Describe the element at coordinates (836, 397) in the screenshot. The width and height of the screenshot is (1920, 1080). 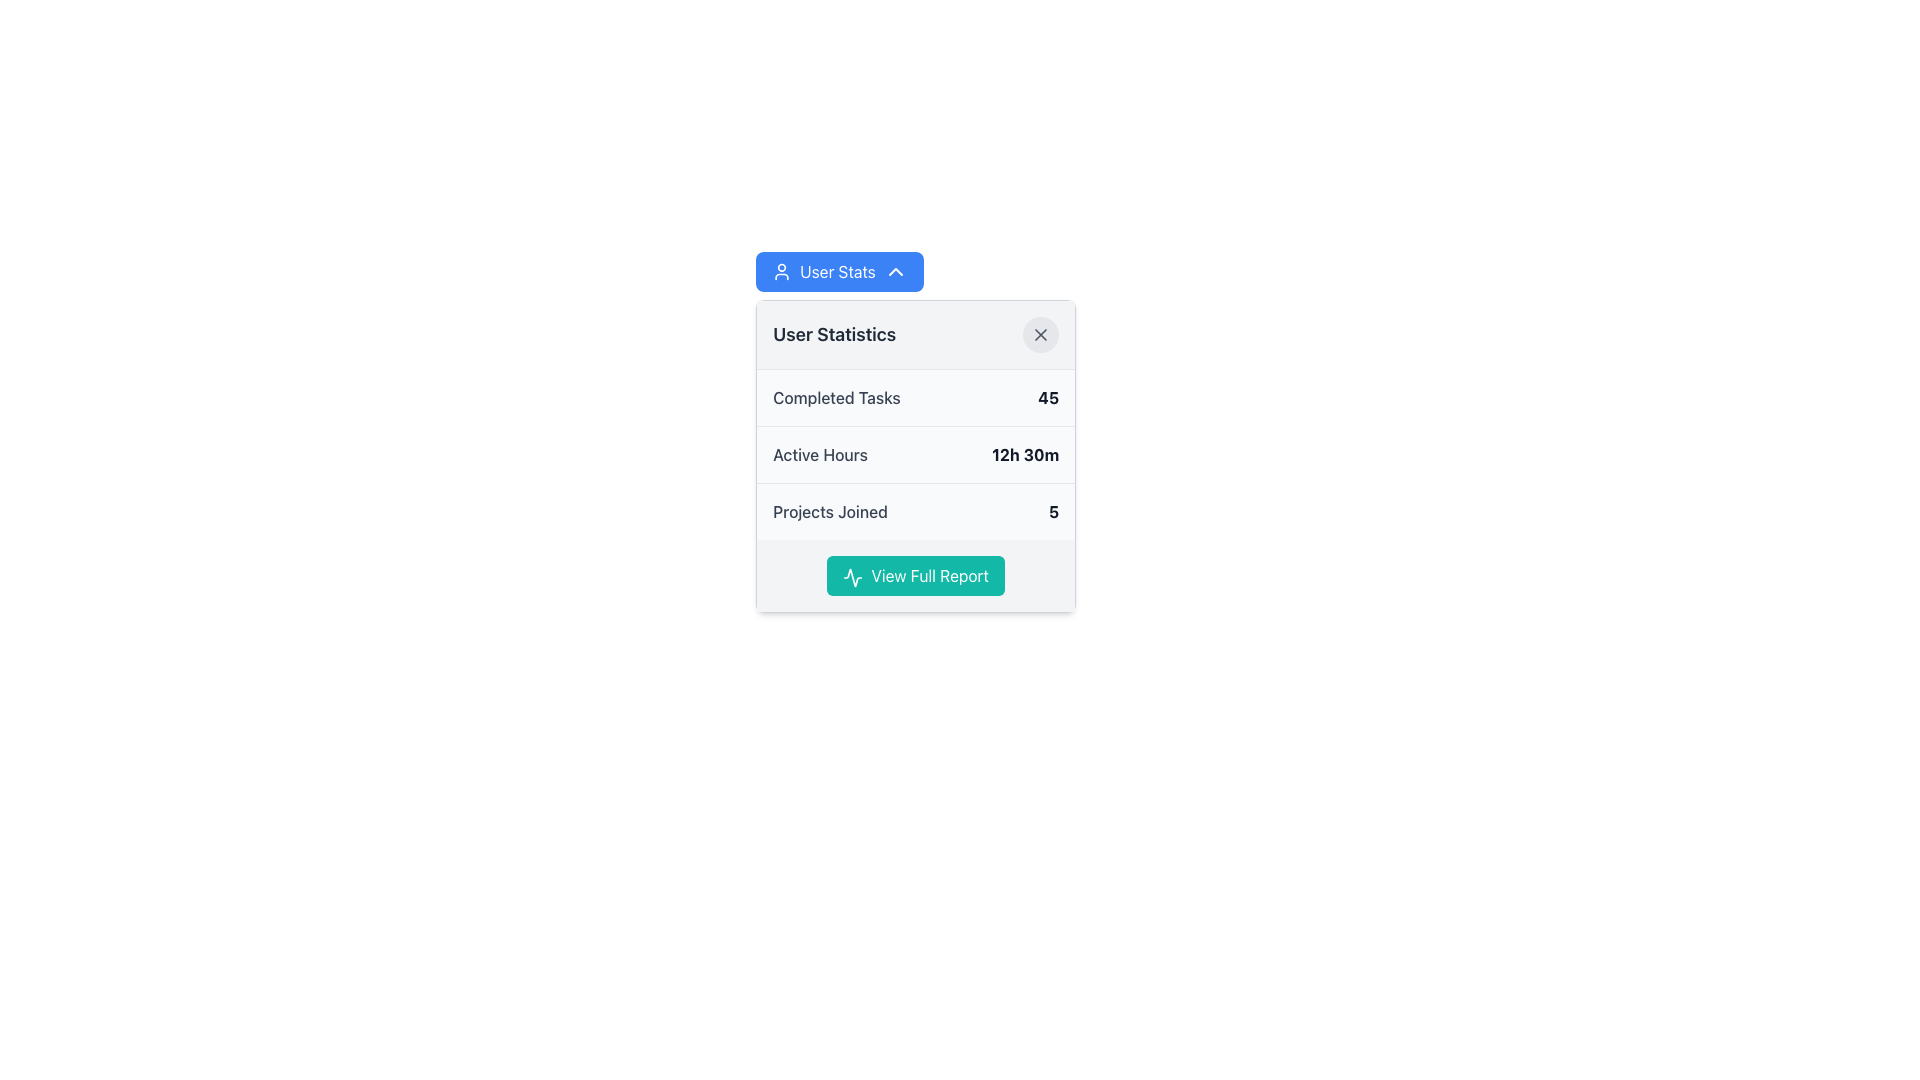
I see `the text label indicating the number of tasks completed, which is located to the left of the bold numeral '45' in the statistics panel` at that location.